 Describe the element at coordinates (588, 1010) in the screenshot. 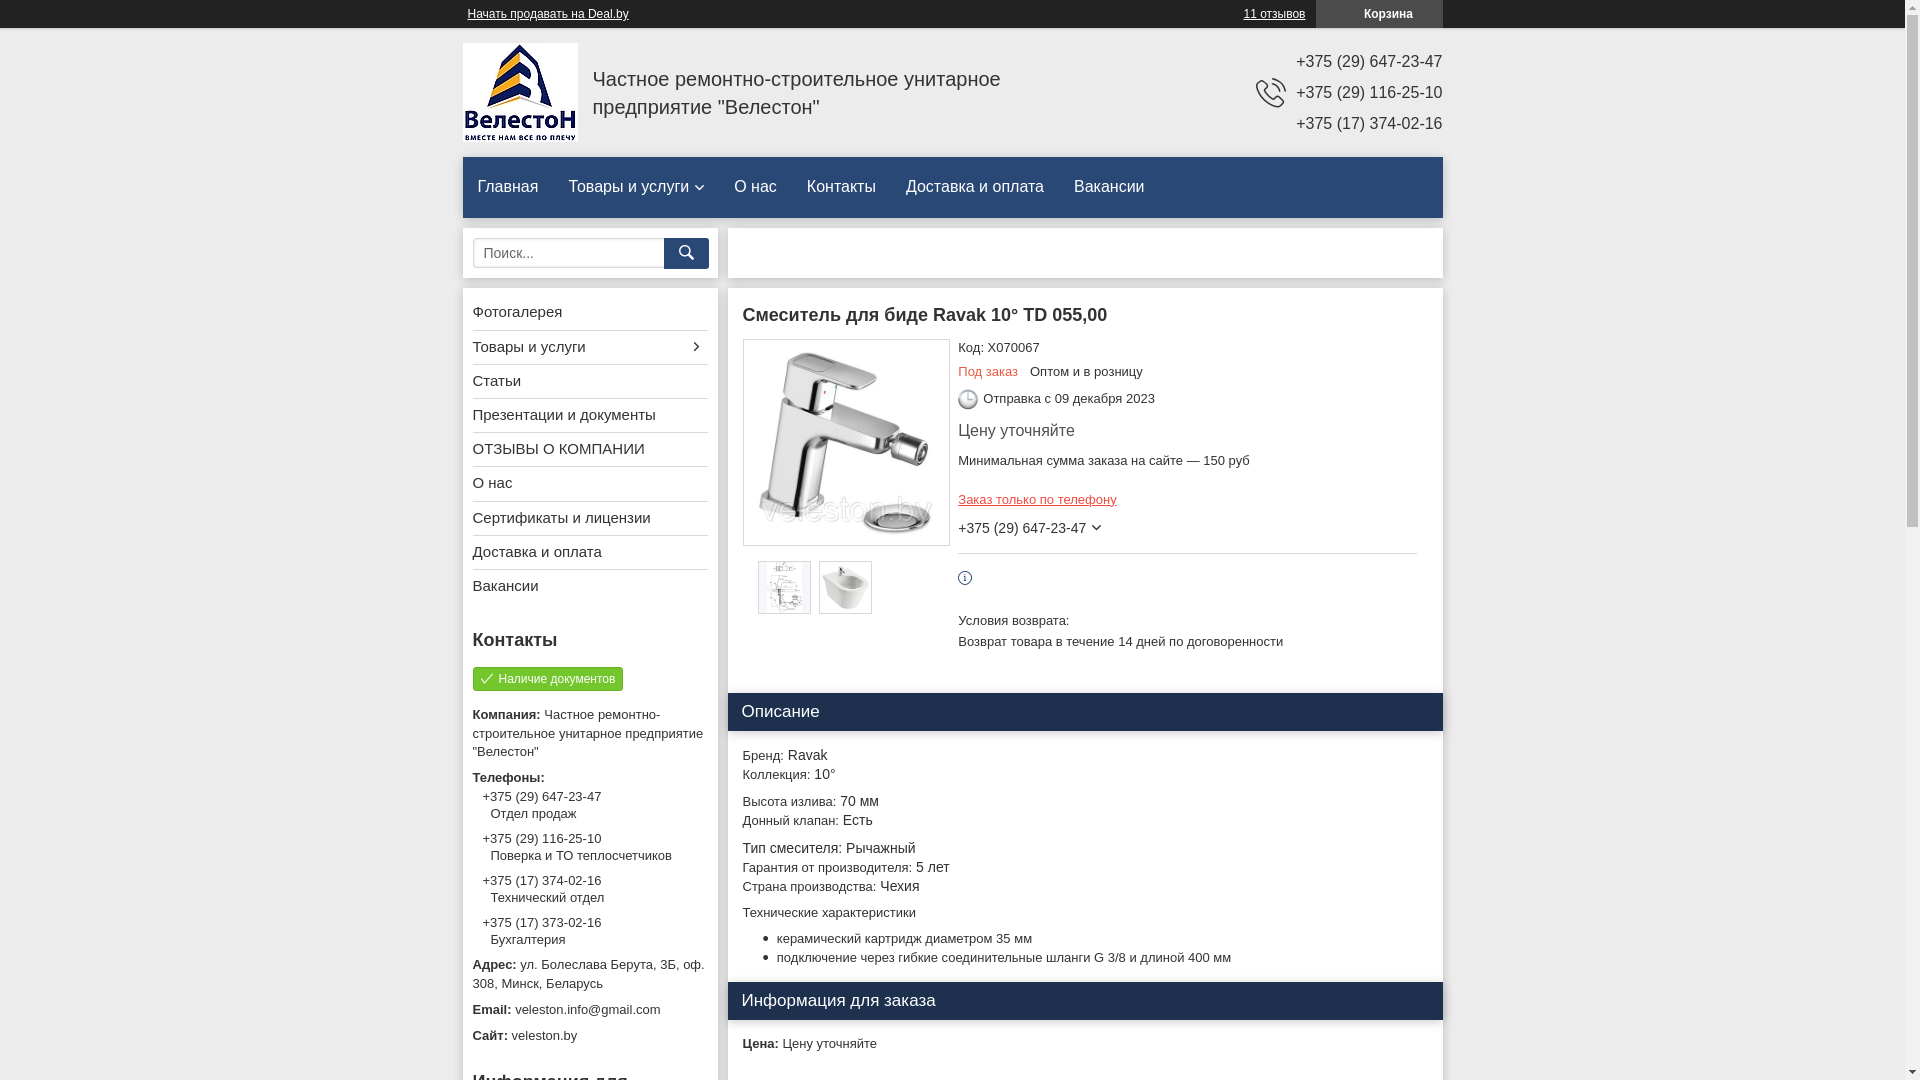

I see `'veleston.info@gmail.com'` at that location.